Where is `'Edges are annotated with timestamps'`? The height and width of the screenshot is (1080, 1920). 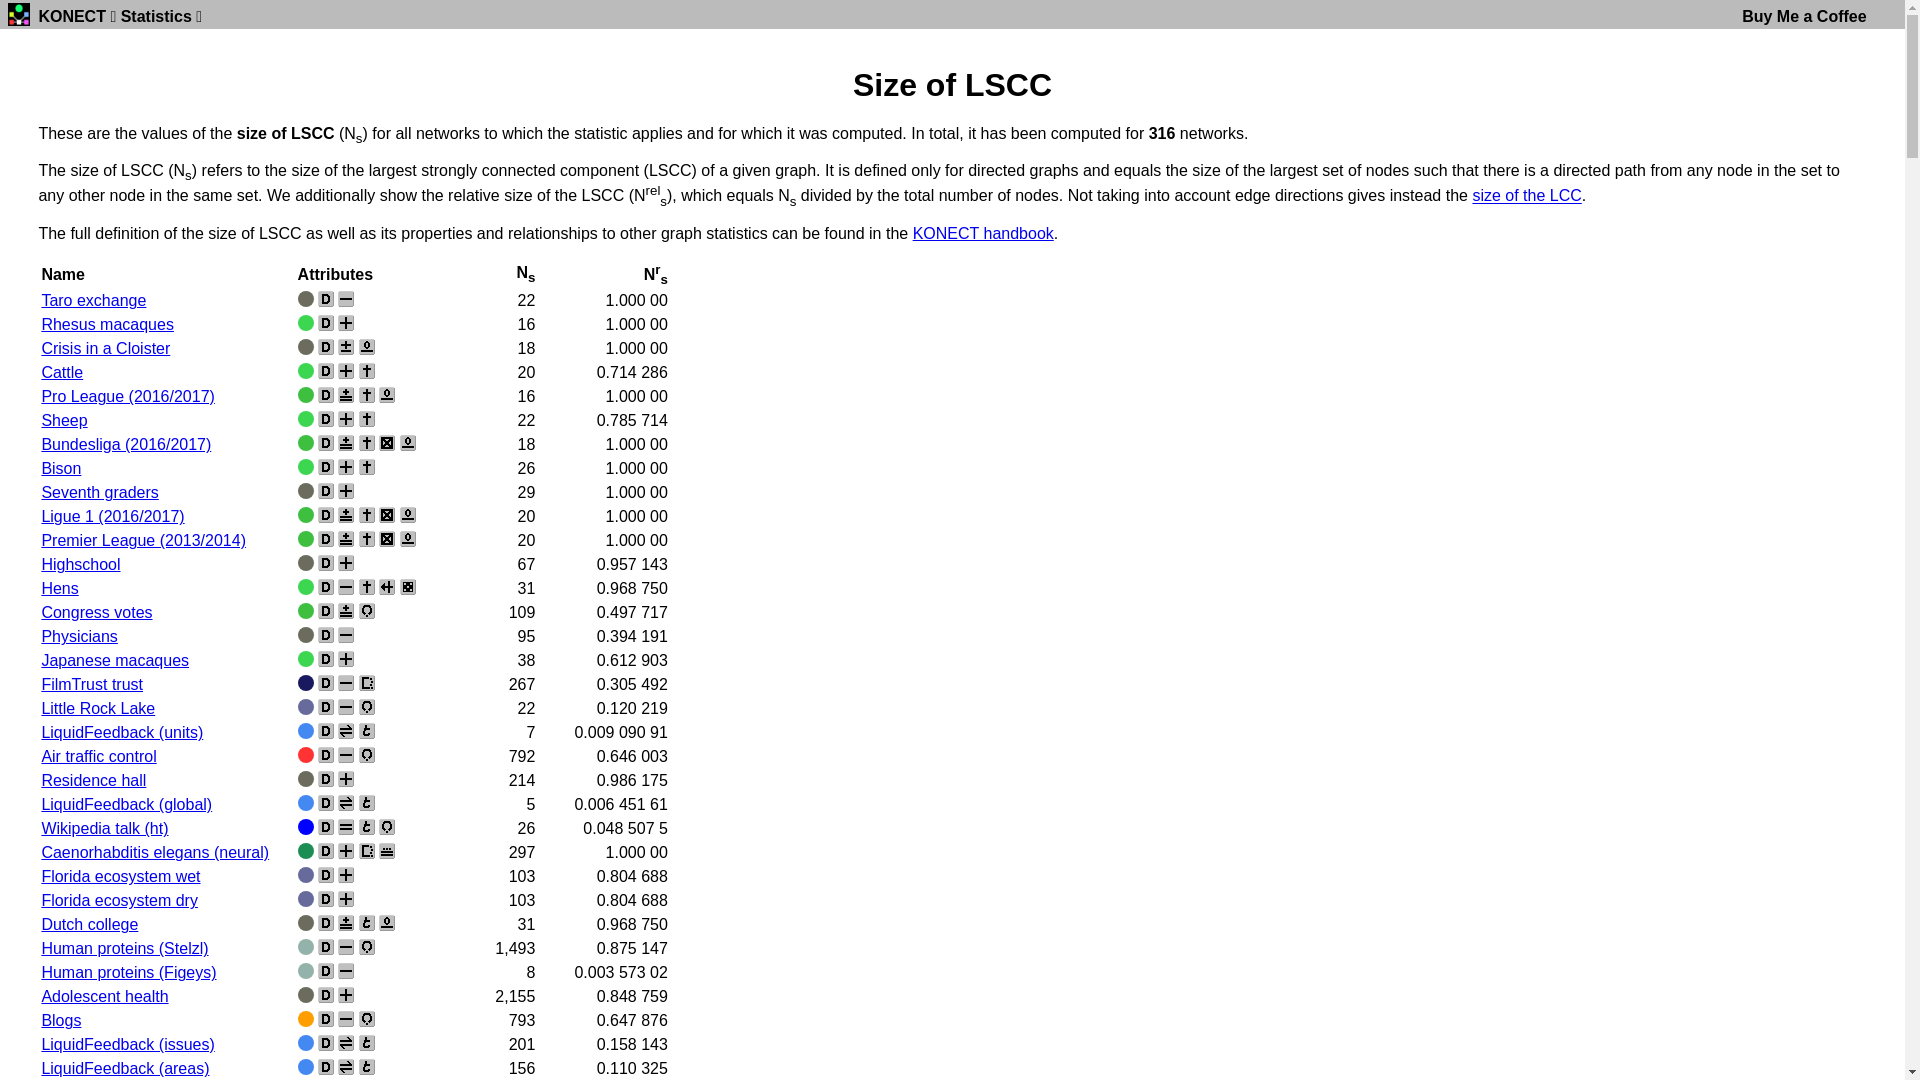 'Edges are annotated with timestamps' is located at coordinates (366, 1066).